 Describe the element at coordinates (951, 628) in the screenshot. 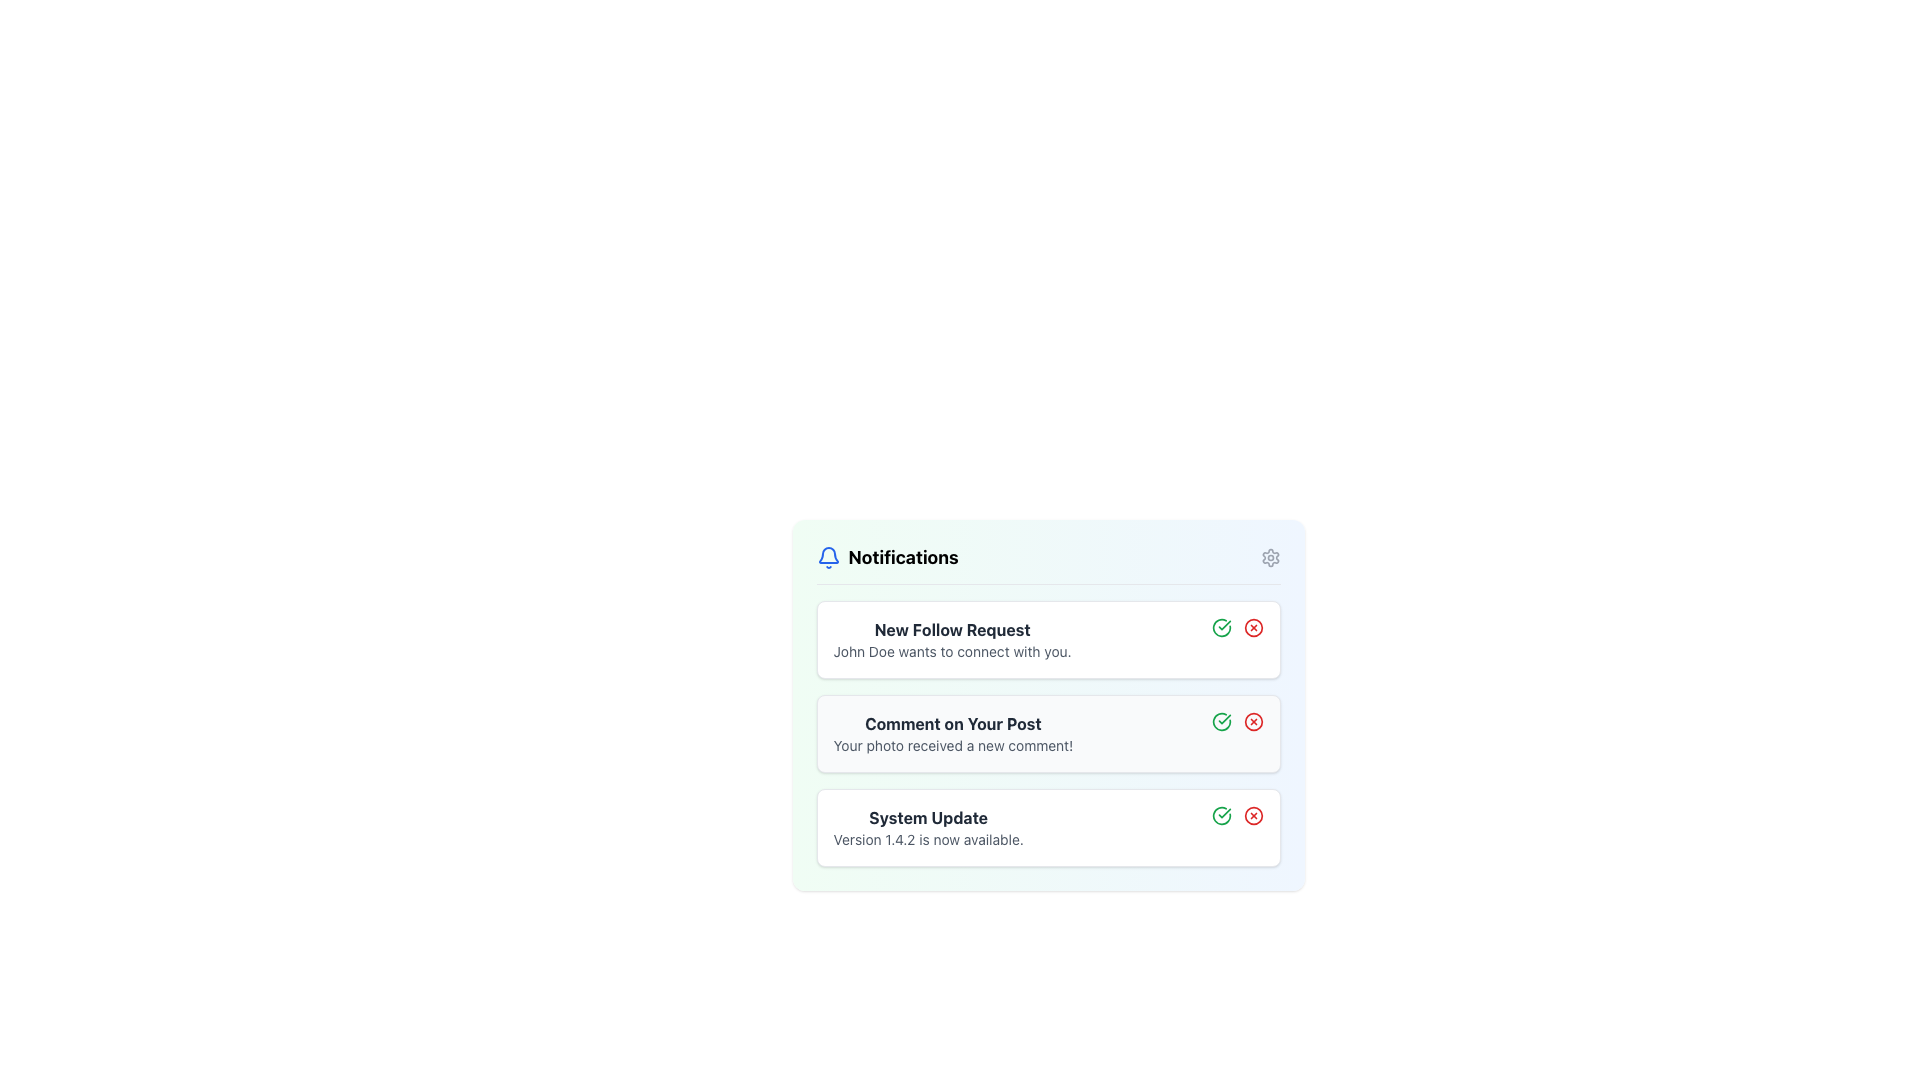

I see `the bold, dark-colored text label that reads 'New Follow Request' at the top center of the first notification card` at that location.